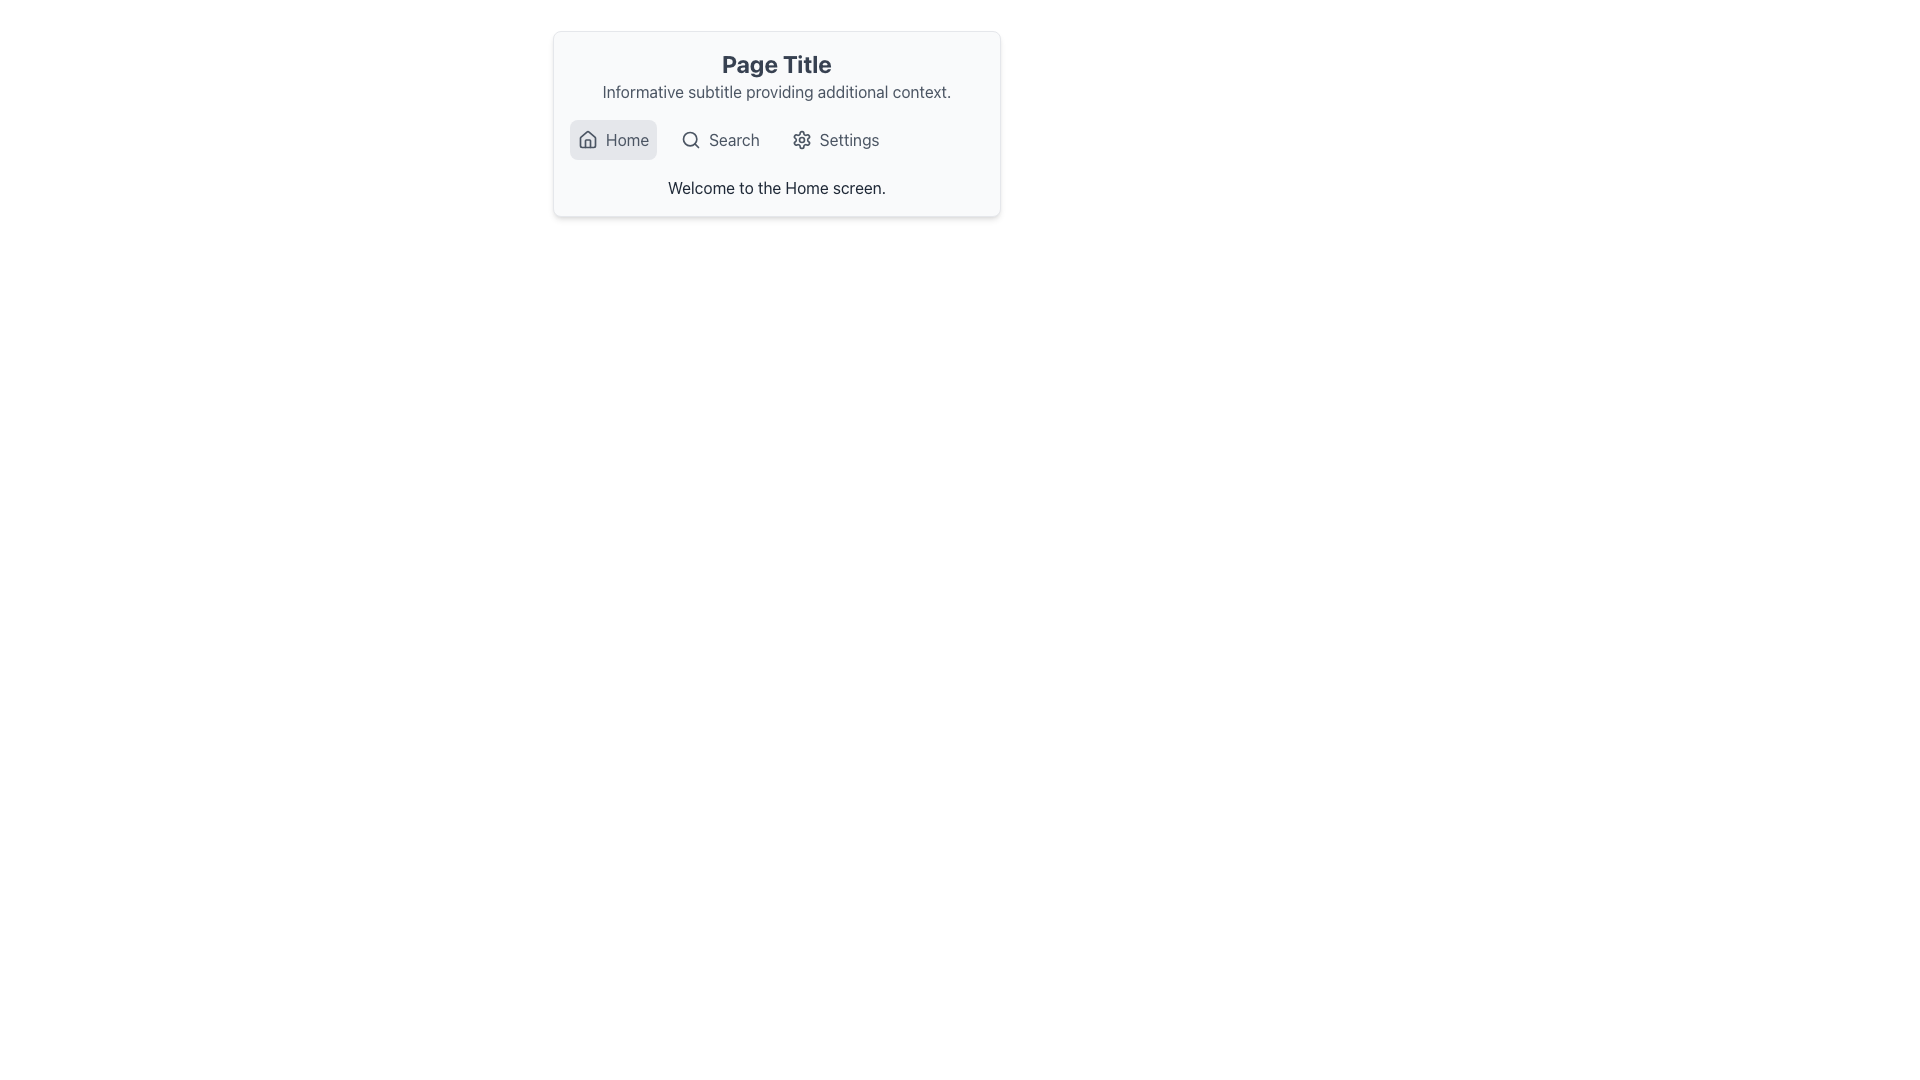 The image size is (1920, 1080). I want to click on the third button in the horizontal row under the heading, so click(835, 138).